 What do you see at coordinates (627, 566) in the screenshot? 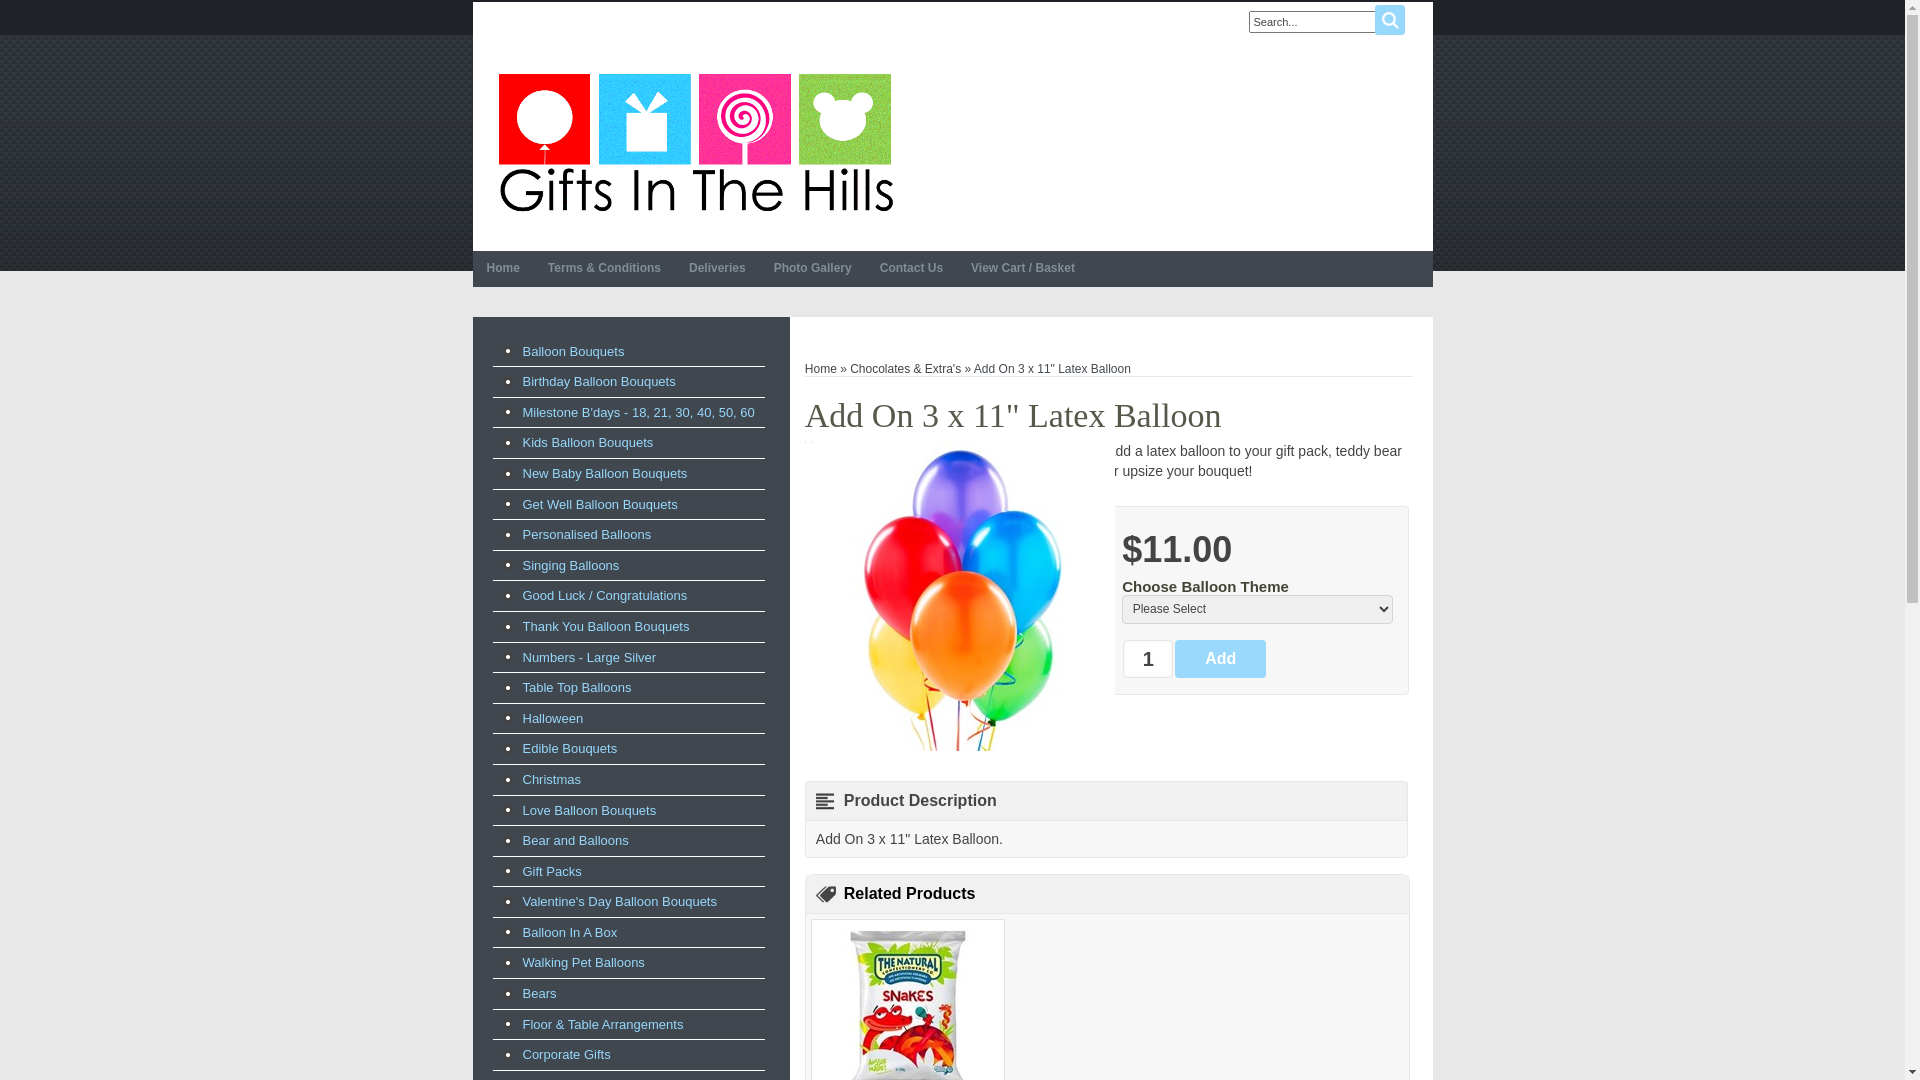
I see `'Singing Balloons'` at bounding box center [627, 566].